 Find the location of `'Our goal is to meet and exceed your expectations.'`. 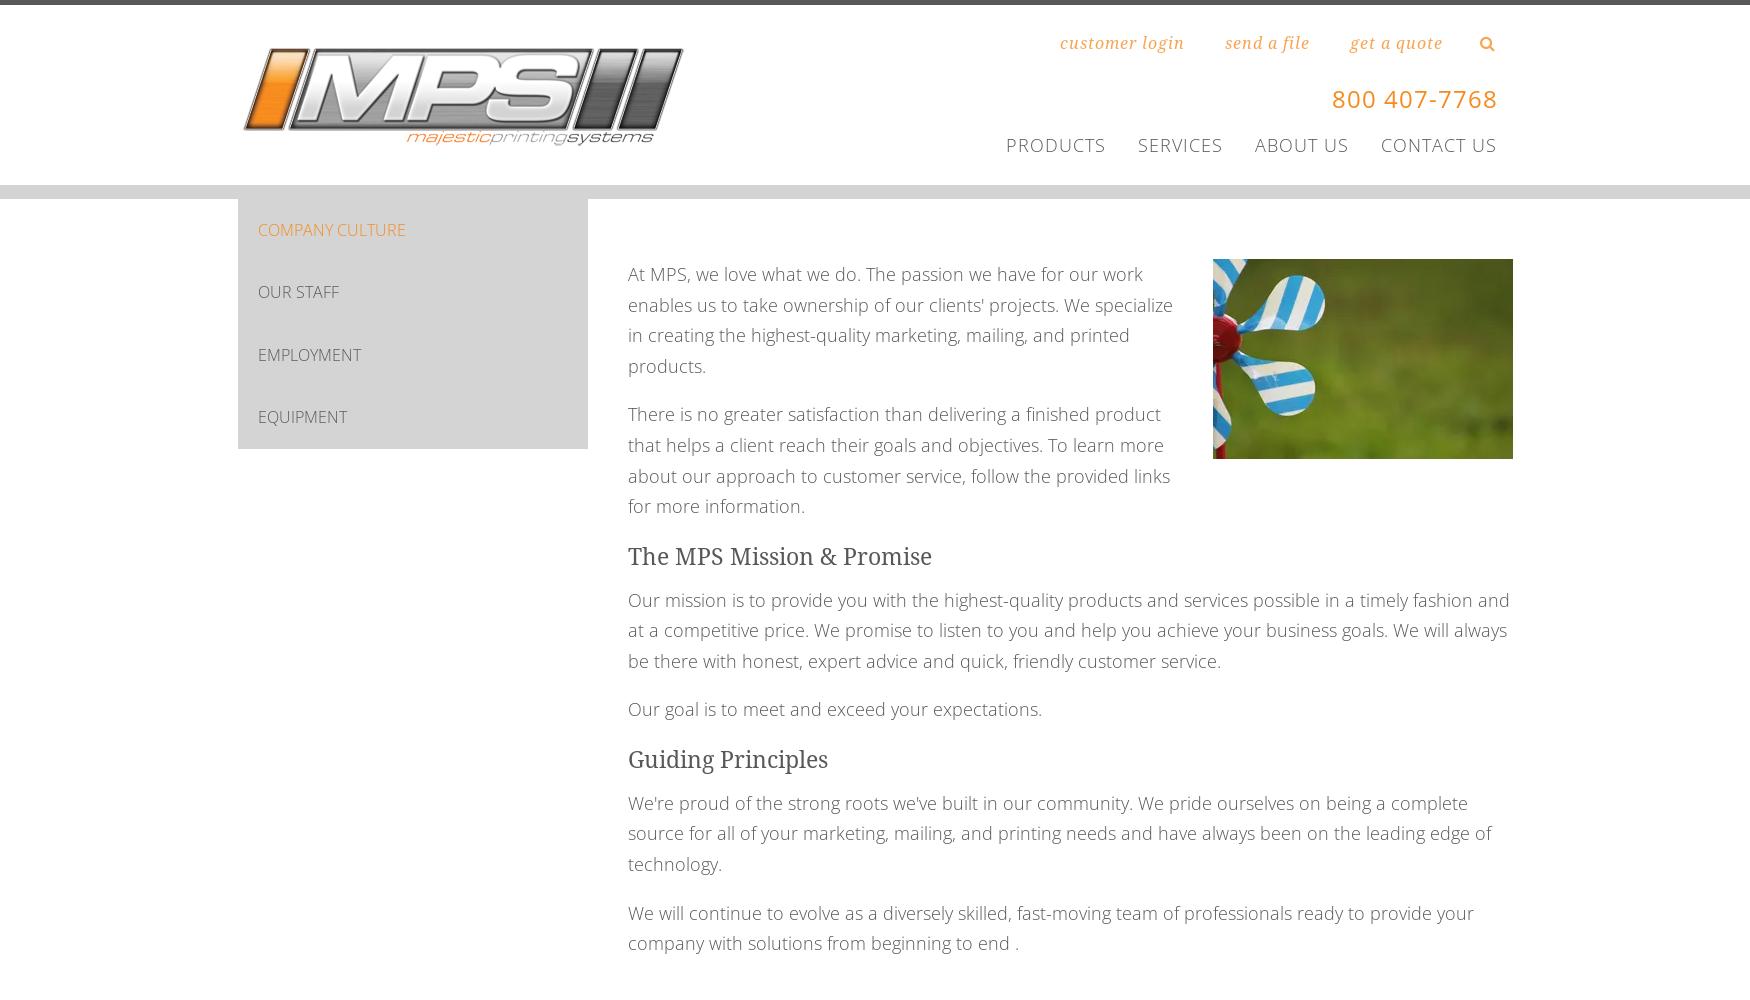

'Our goal is to meet and exceed your expectations.' is located at coordinates (626, 708).